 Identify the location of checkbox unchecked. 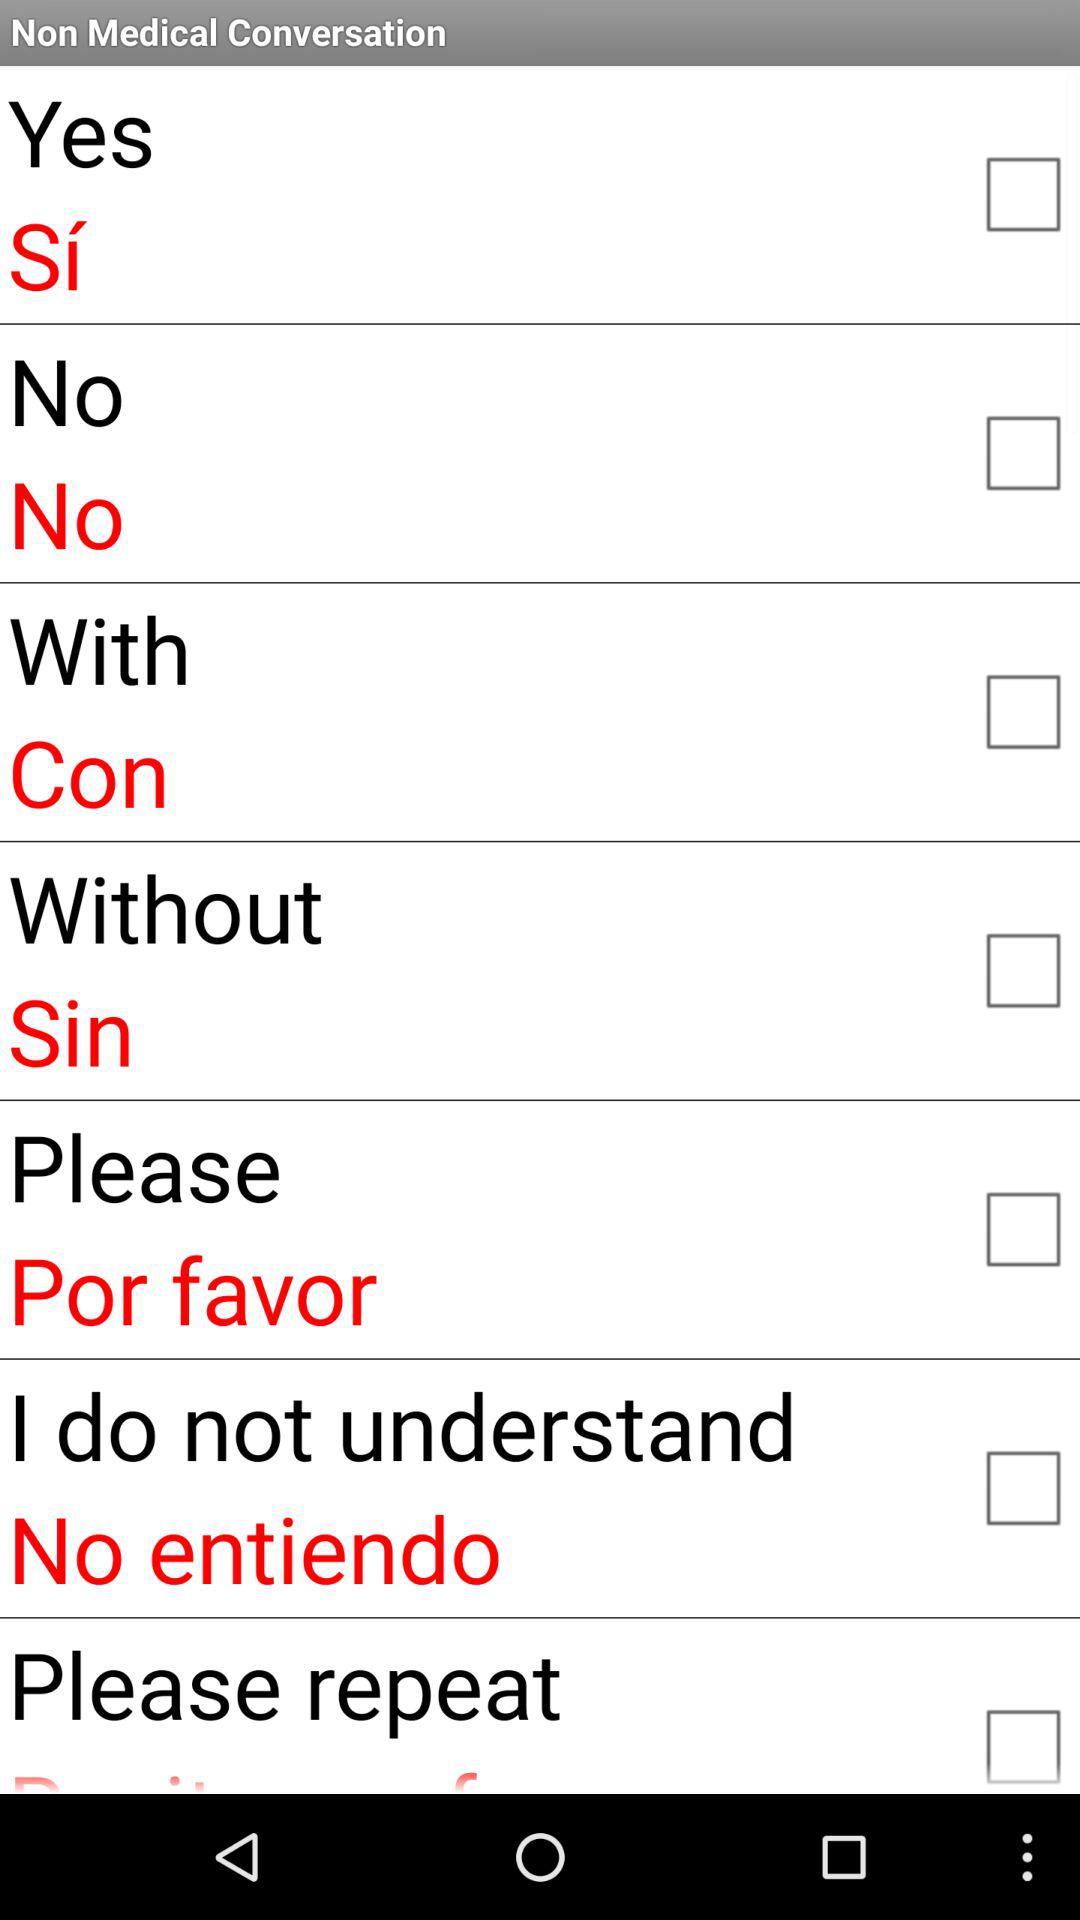
(1022, 1486).